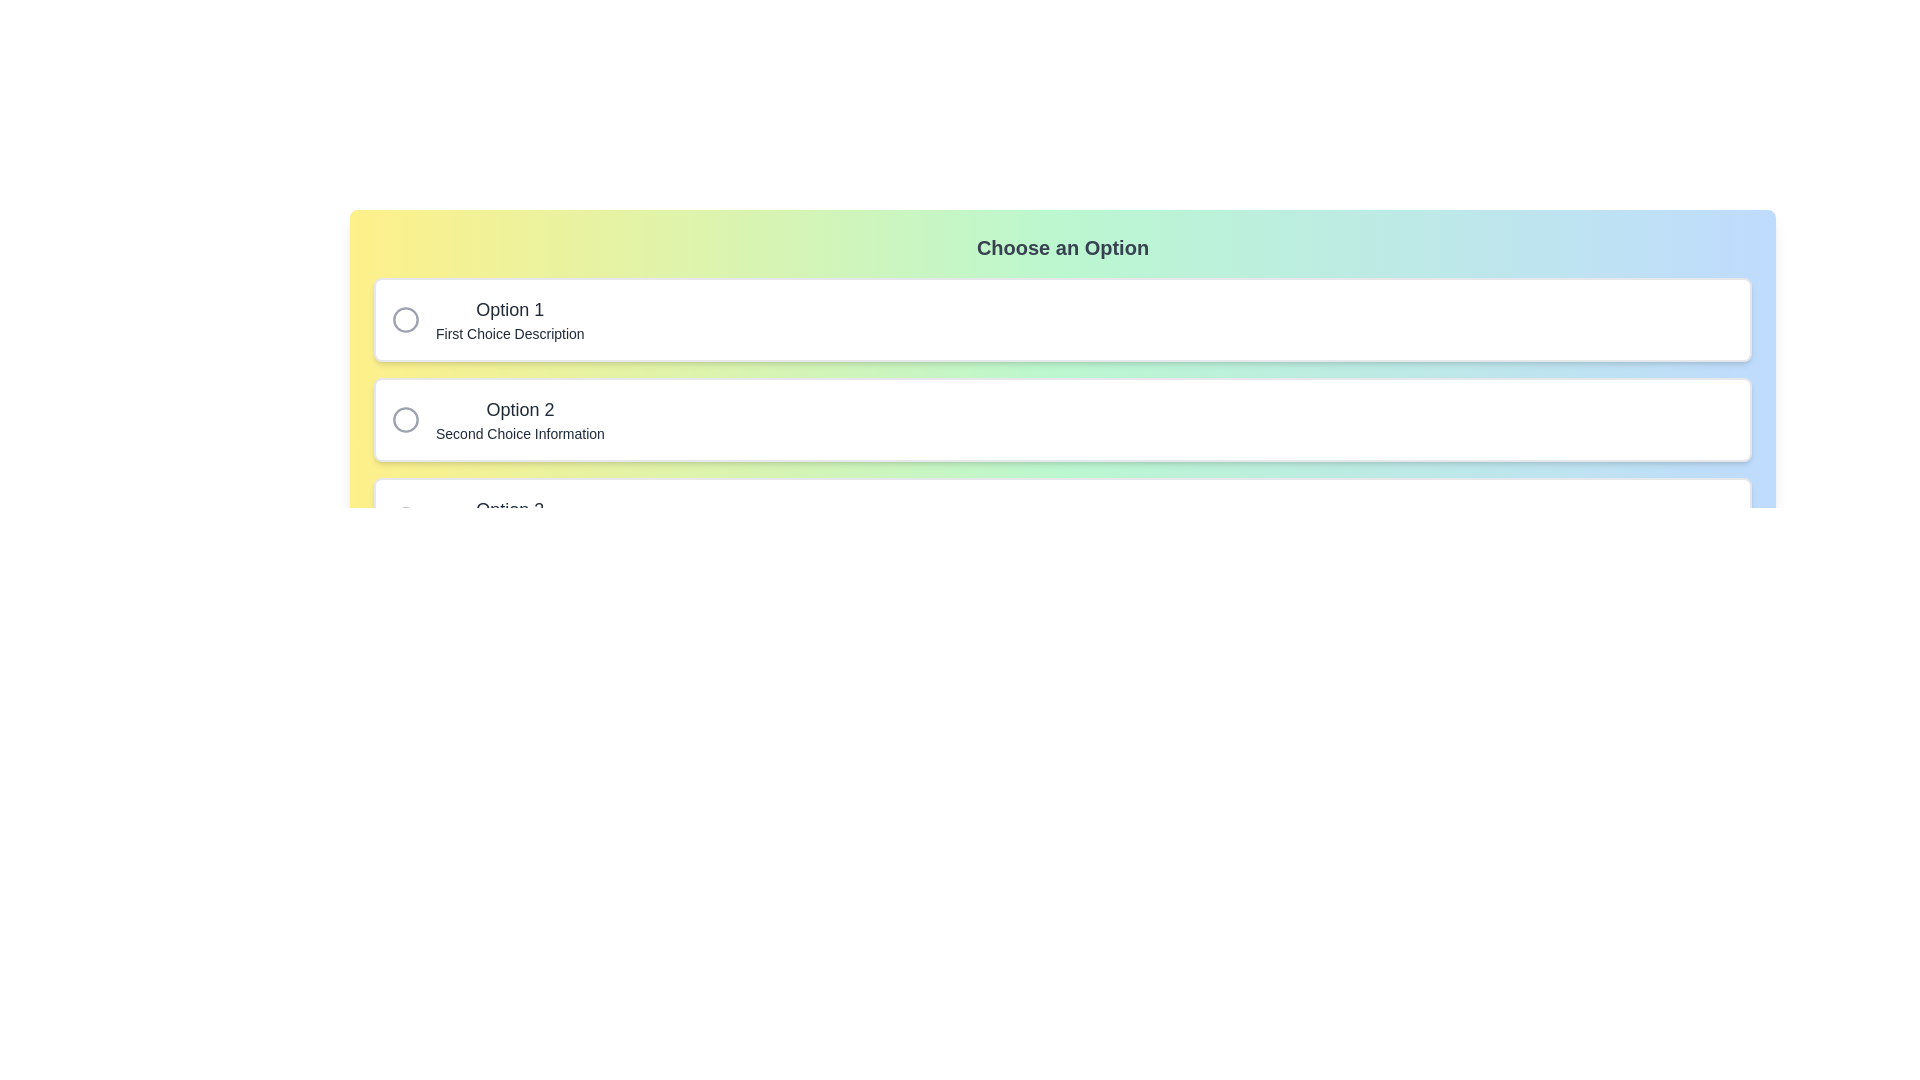 The height and width of the screenshot is (1080, 1920). What do you see at coordinates (520, 419) in the screenshot?
I see `information displayed in the text block titled 'Option 2' which contains the smaller text 'Second Choice Information'` at bounding box center [520, 419].